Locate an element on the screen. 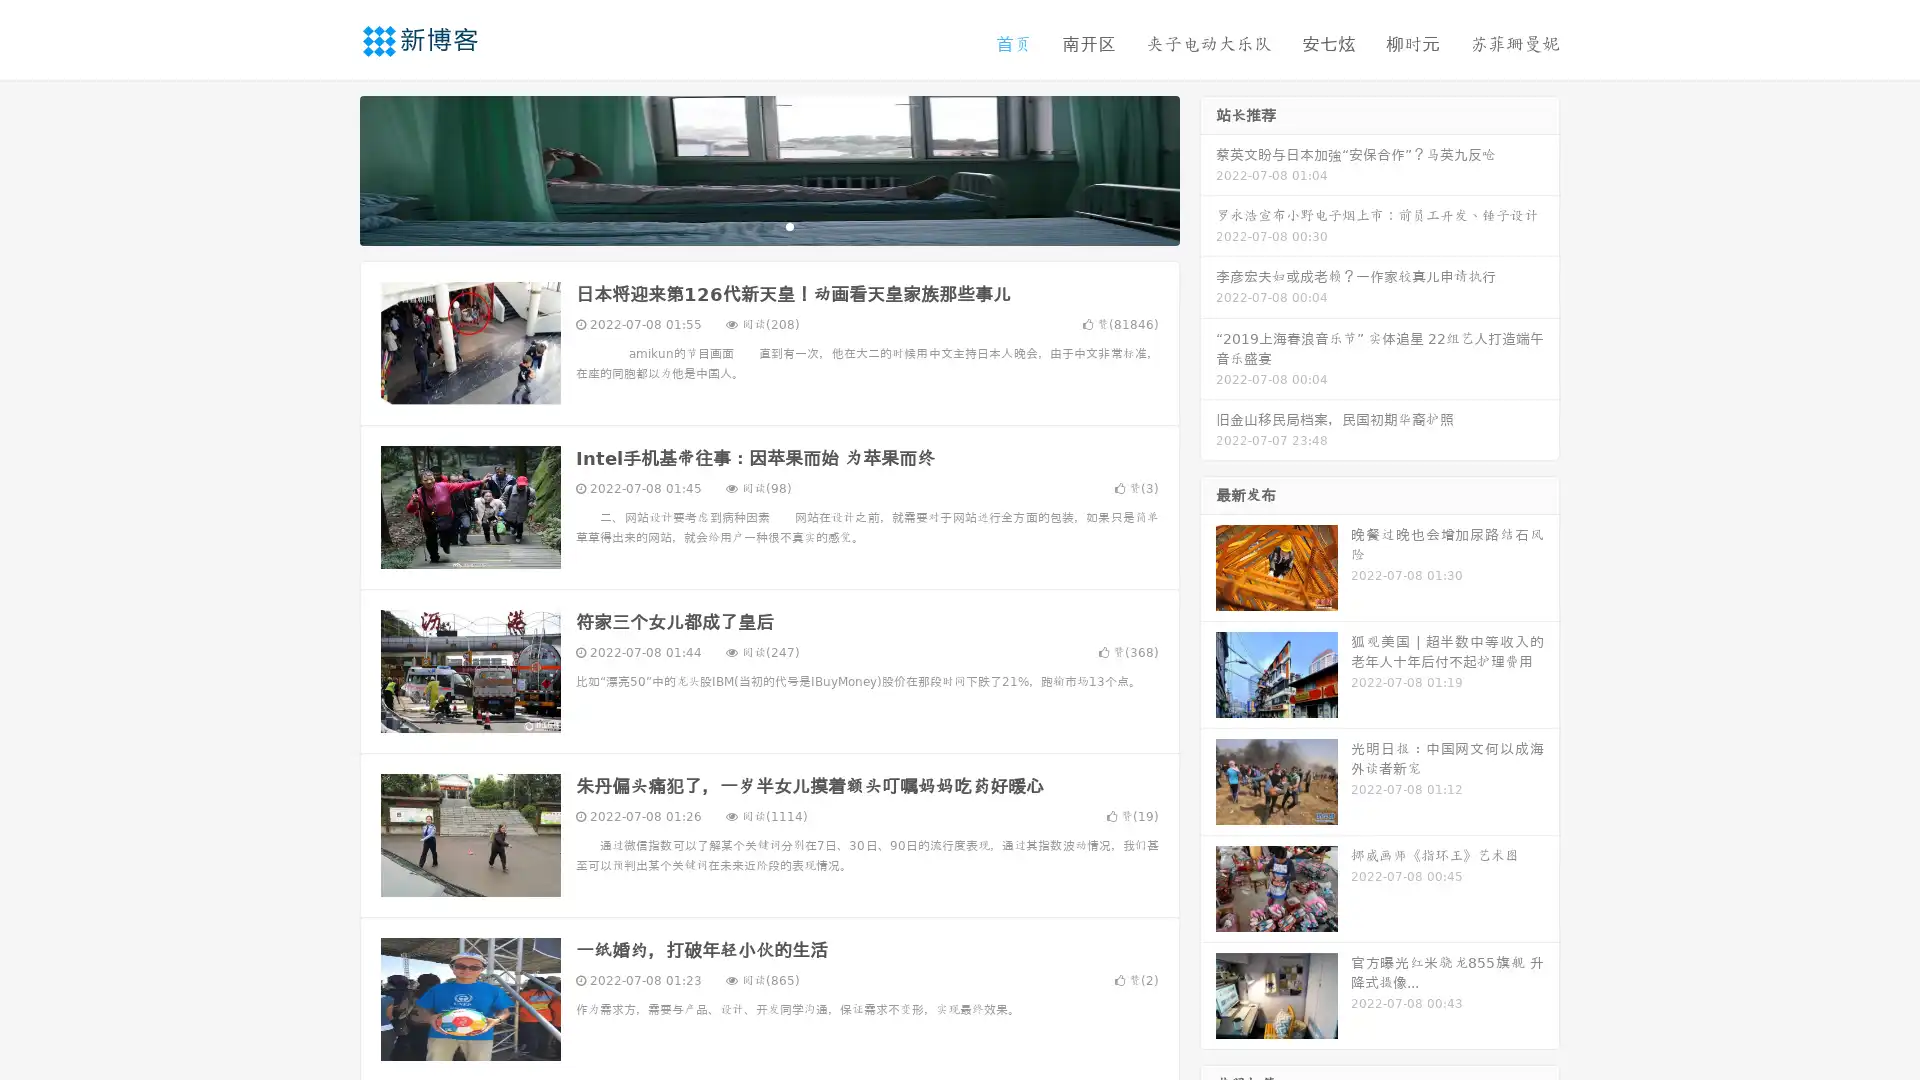 Image resolution: width=1920 pixels, height=1080 pixels. Go to slide 3 is located at coordinates (789, 225).